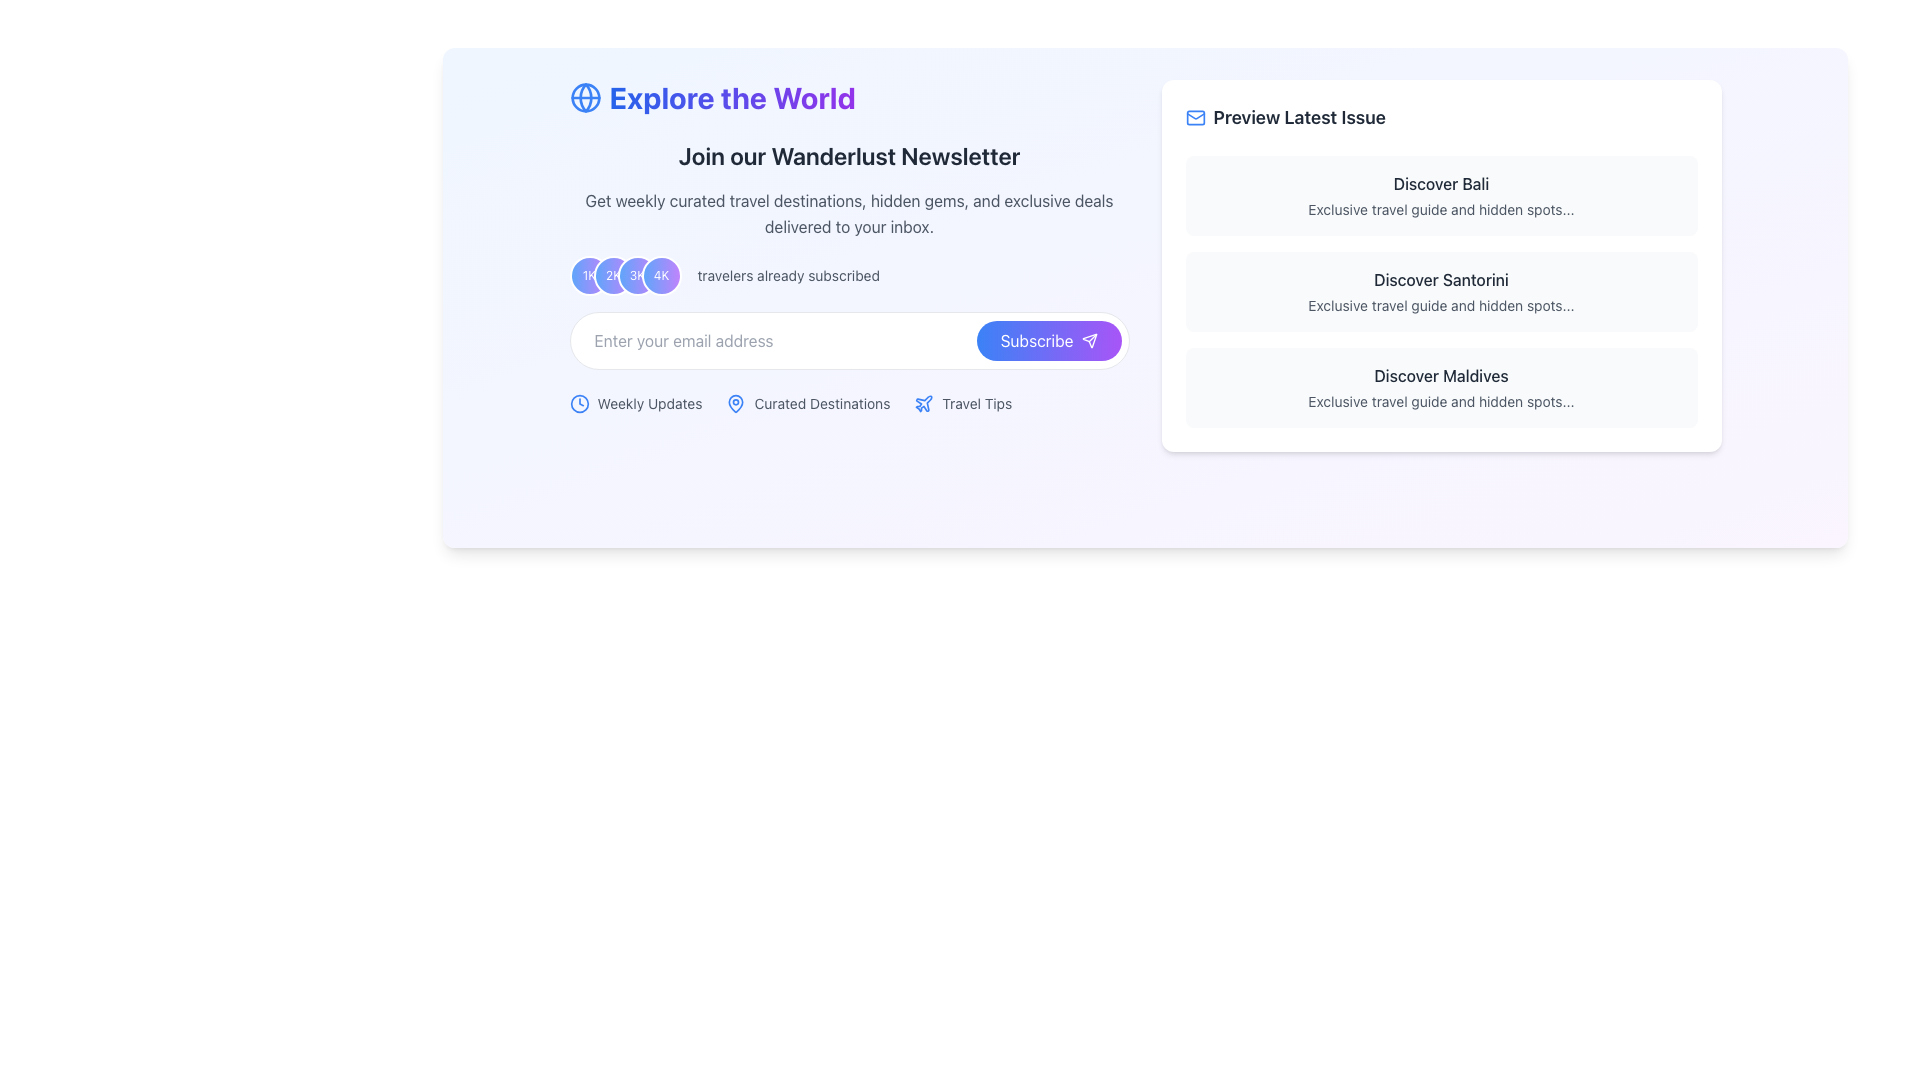 The image size is (1920, 1080). Describe the element at coordinates (1441, 401) in the screenshot. I see `text snippet 'Exclusive travel guide and hidden spots...' located beneath the title in the bottom part of the 'Discover Maldives' card, which is the third card in the vertically-aligned list within the 'Preview Latest Issue' section` at that location.